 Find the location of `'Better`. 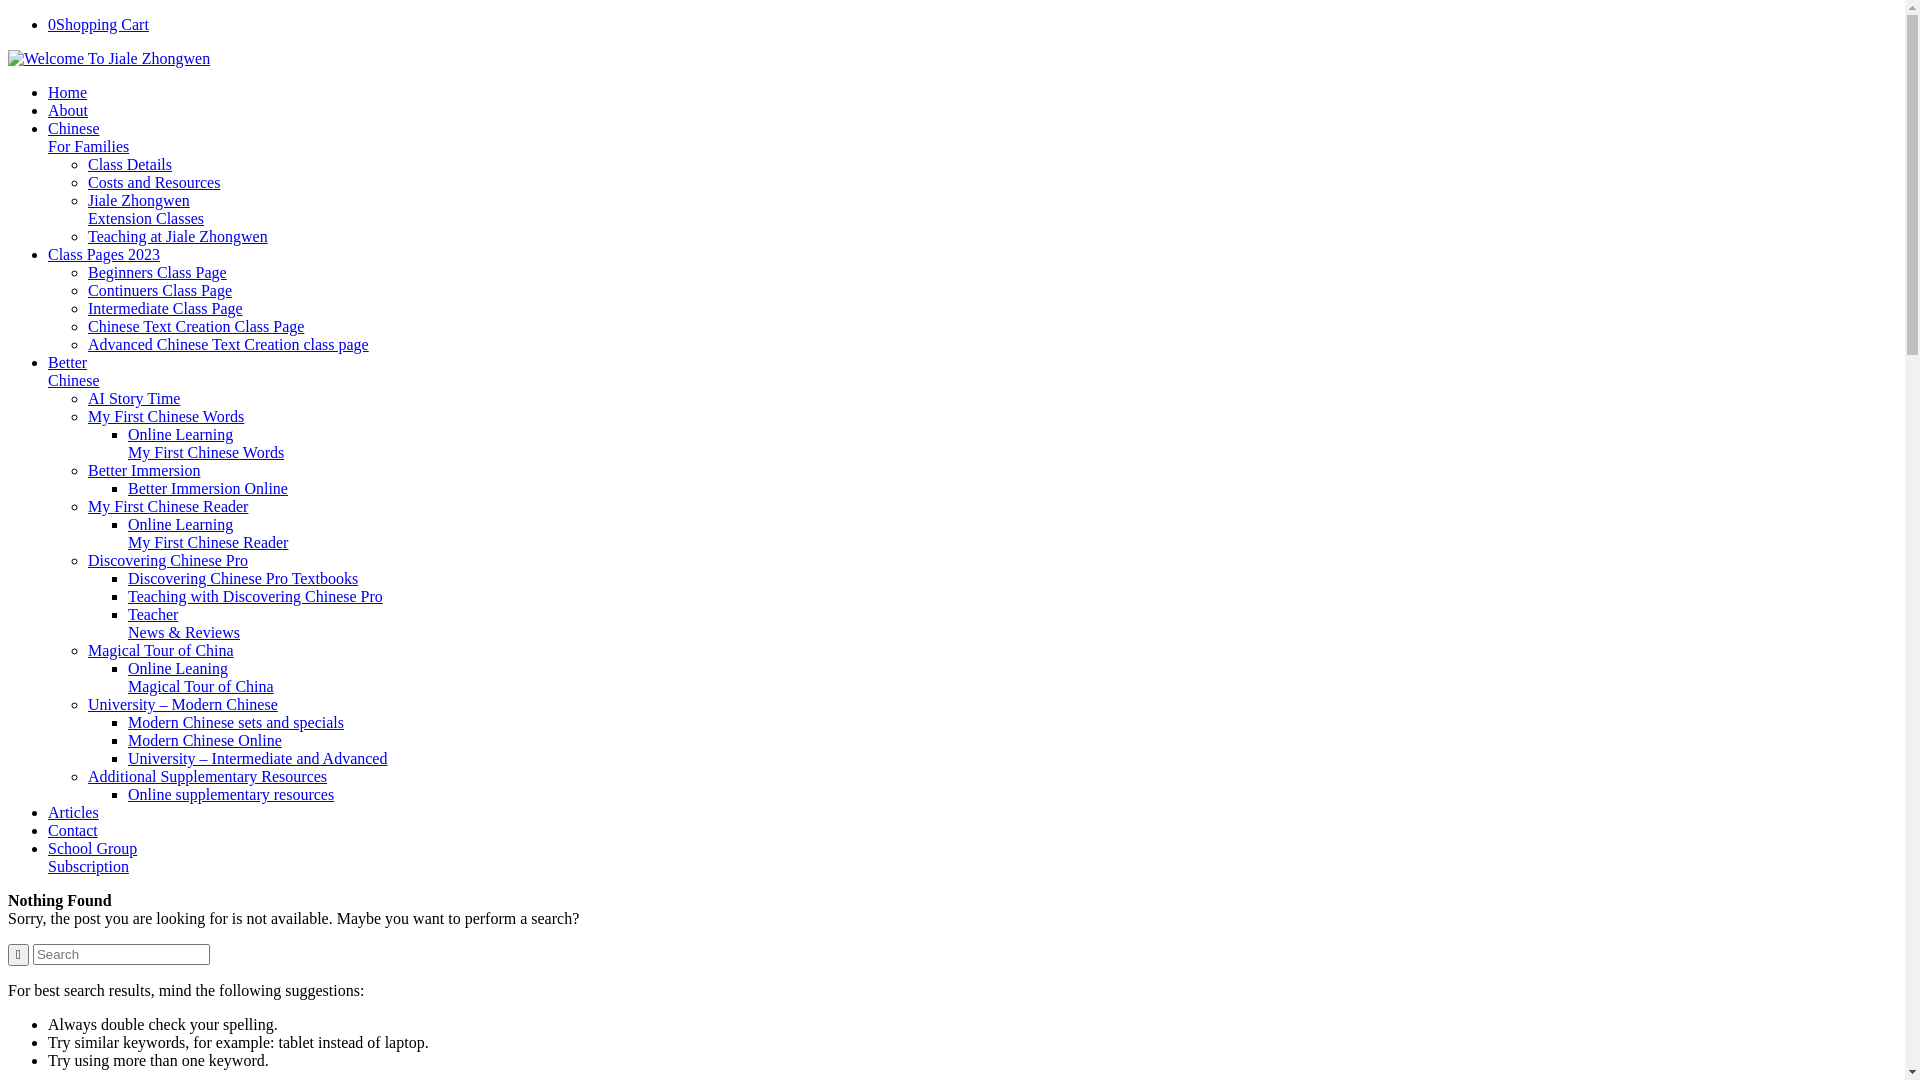

'Better is located at coordinates (73, 371).